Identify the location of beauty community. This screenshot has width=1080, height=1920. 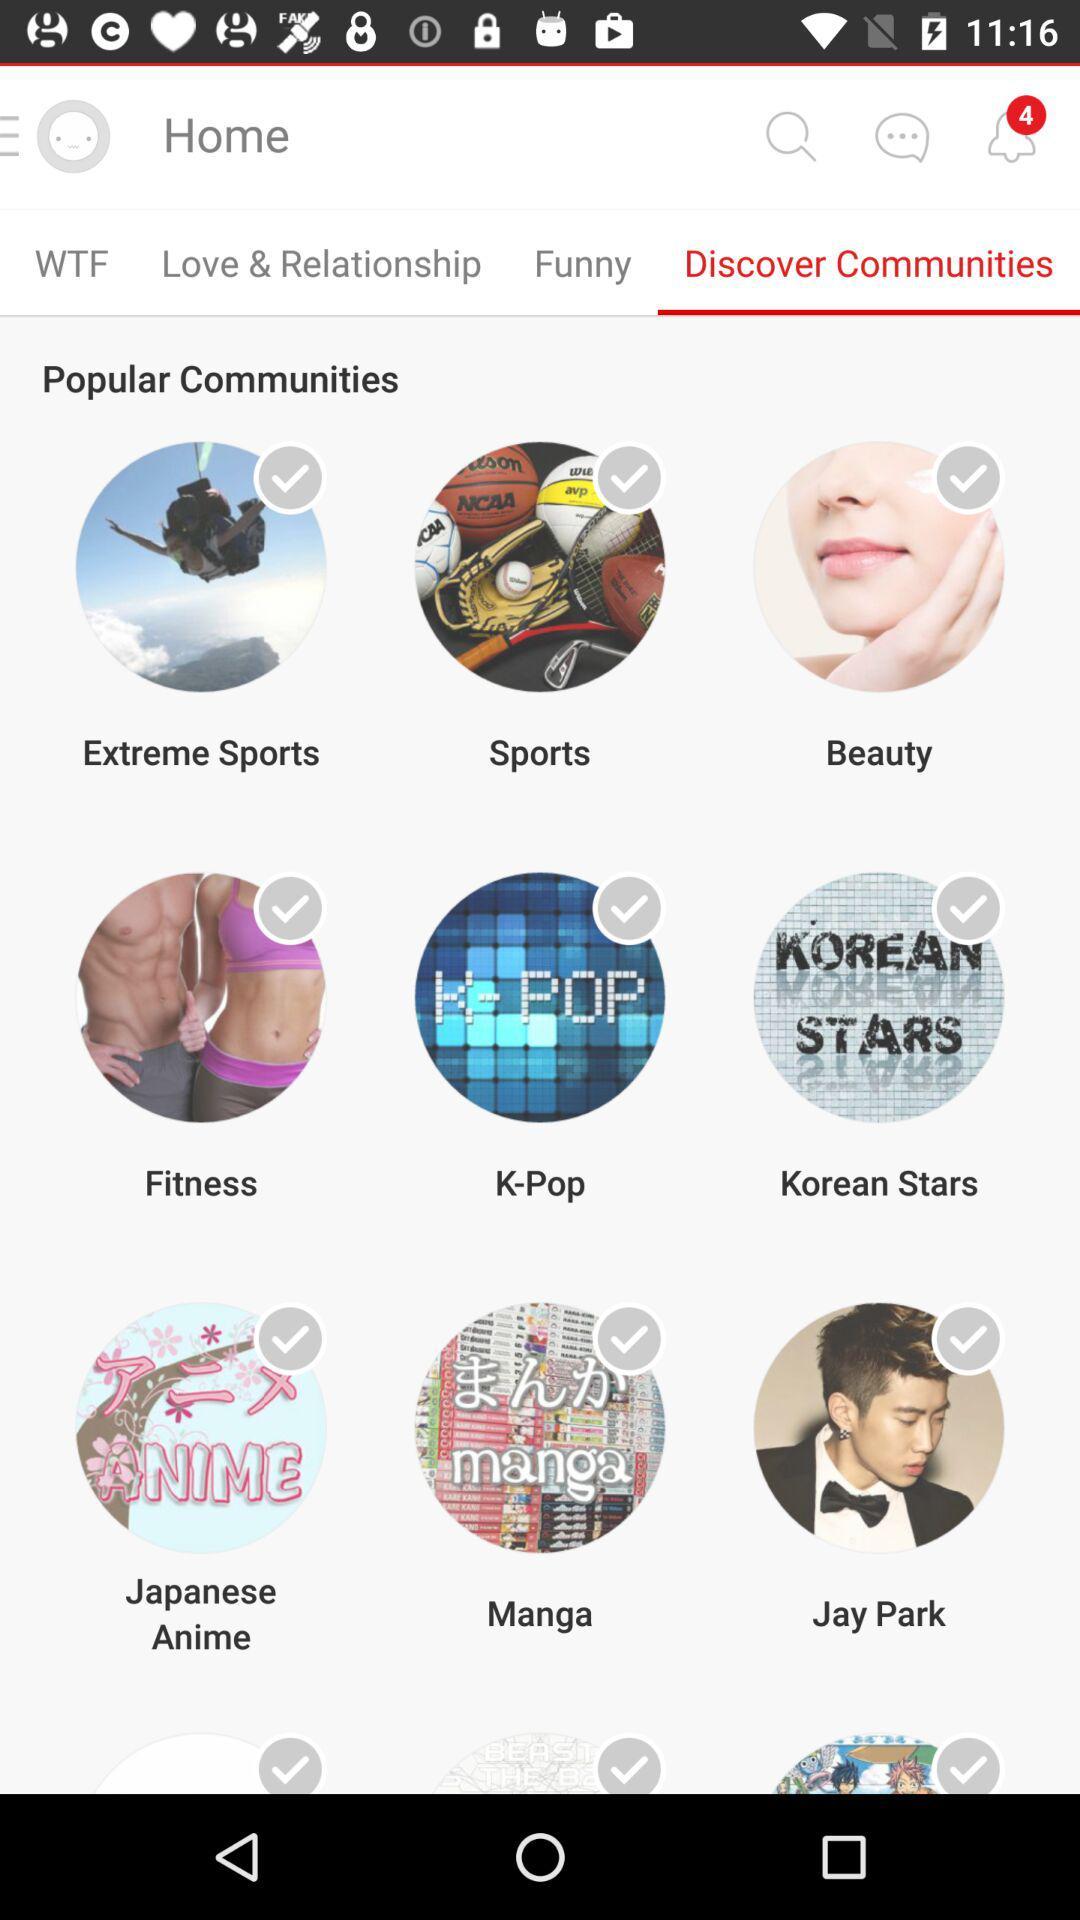
(967, 476).